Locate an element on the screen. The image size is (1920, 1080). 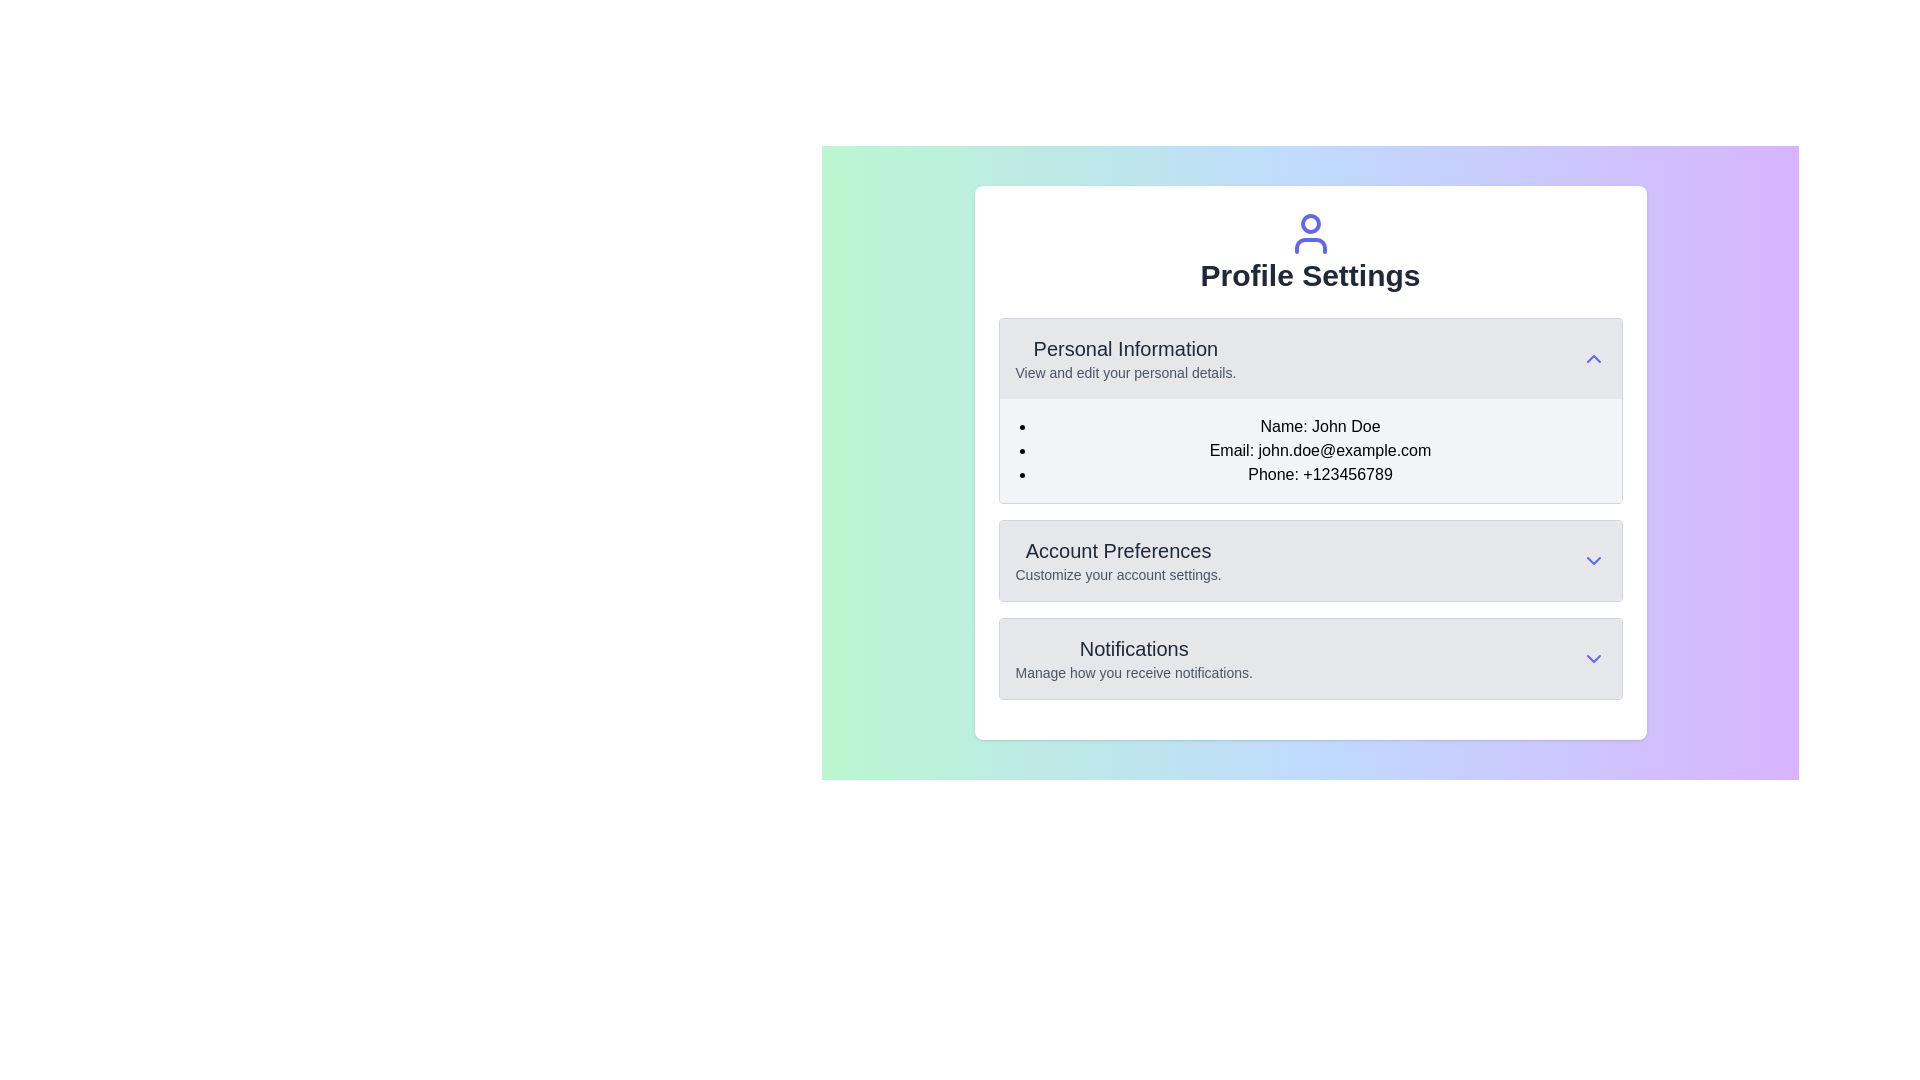
the formatted list containing contact information in the 'Personal Information' section of the 'Profile Settings' page is located at coordinates (1310, 451).